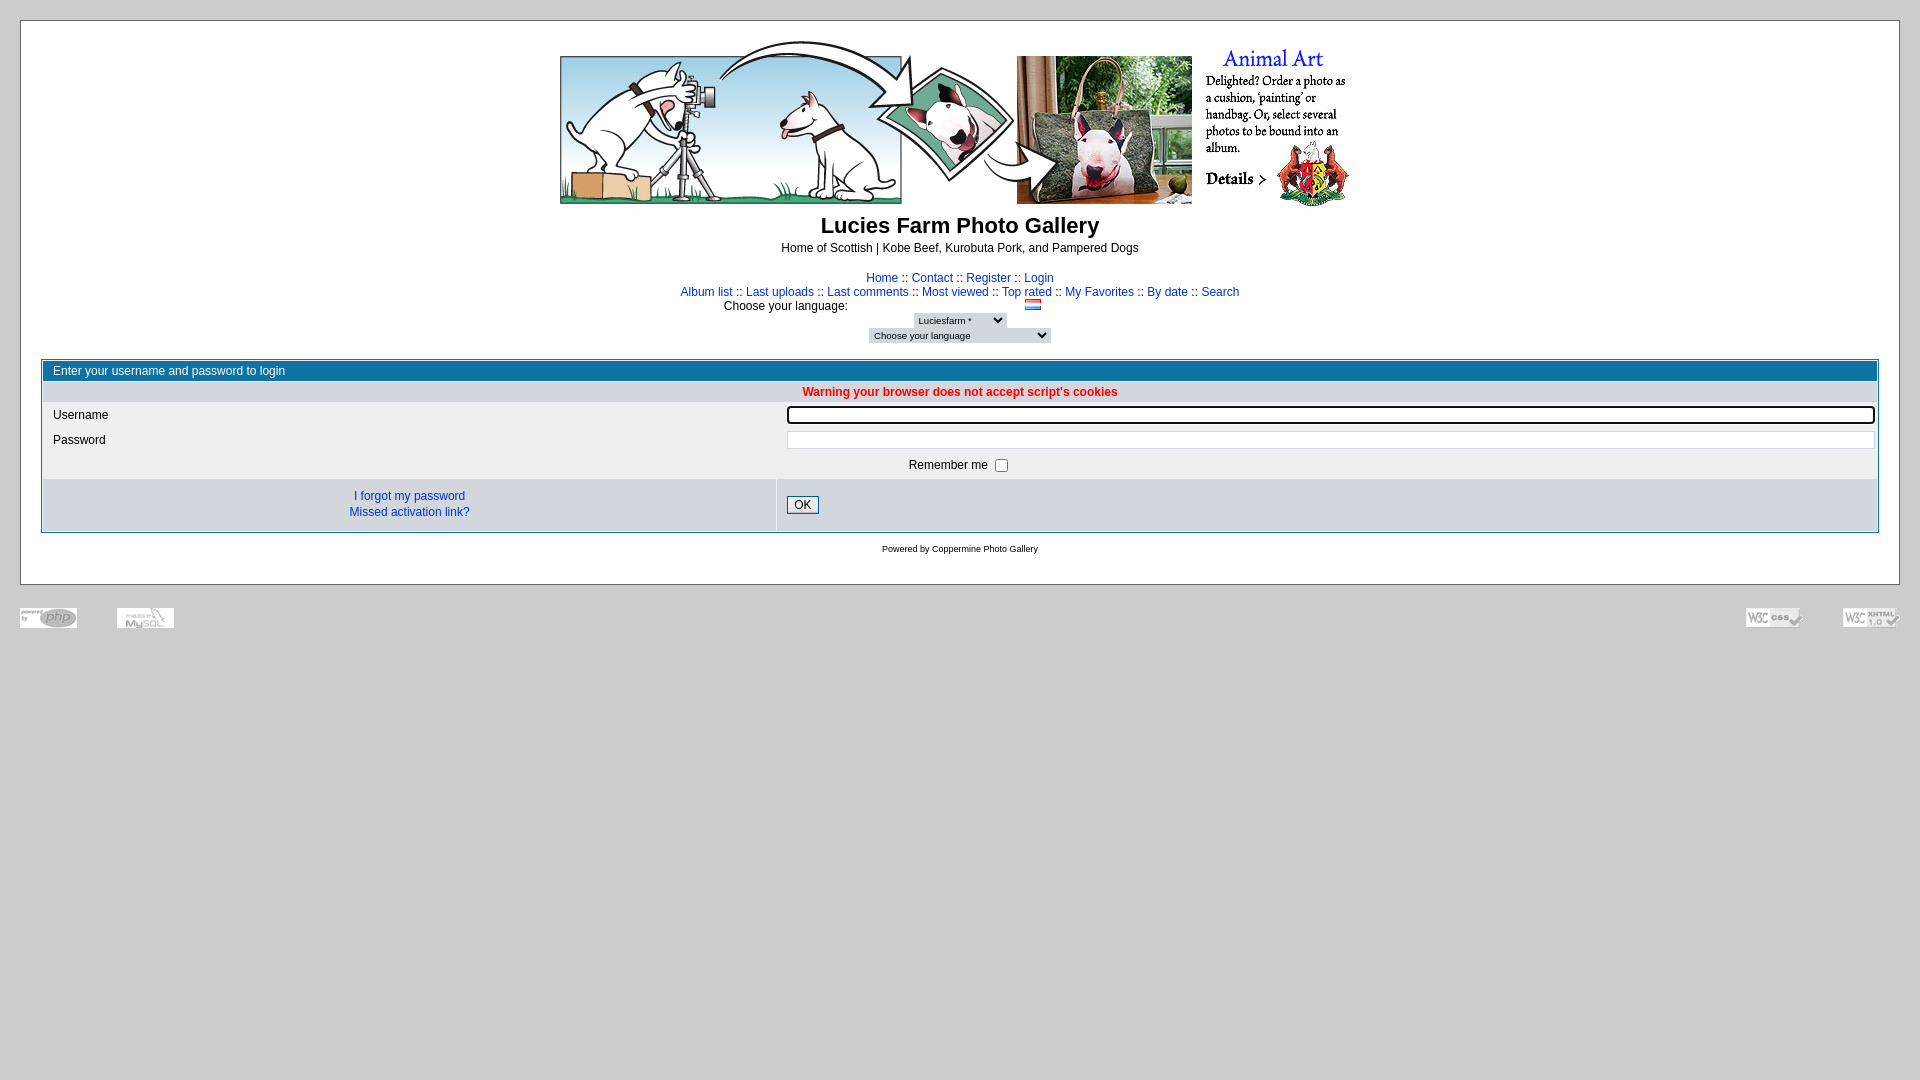 The width and height of the screenshot is (1920, 1080). I want to click on 'By date', so click(1167, 292).